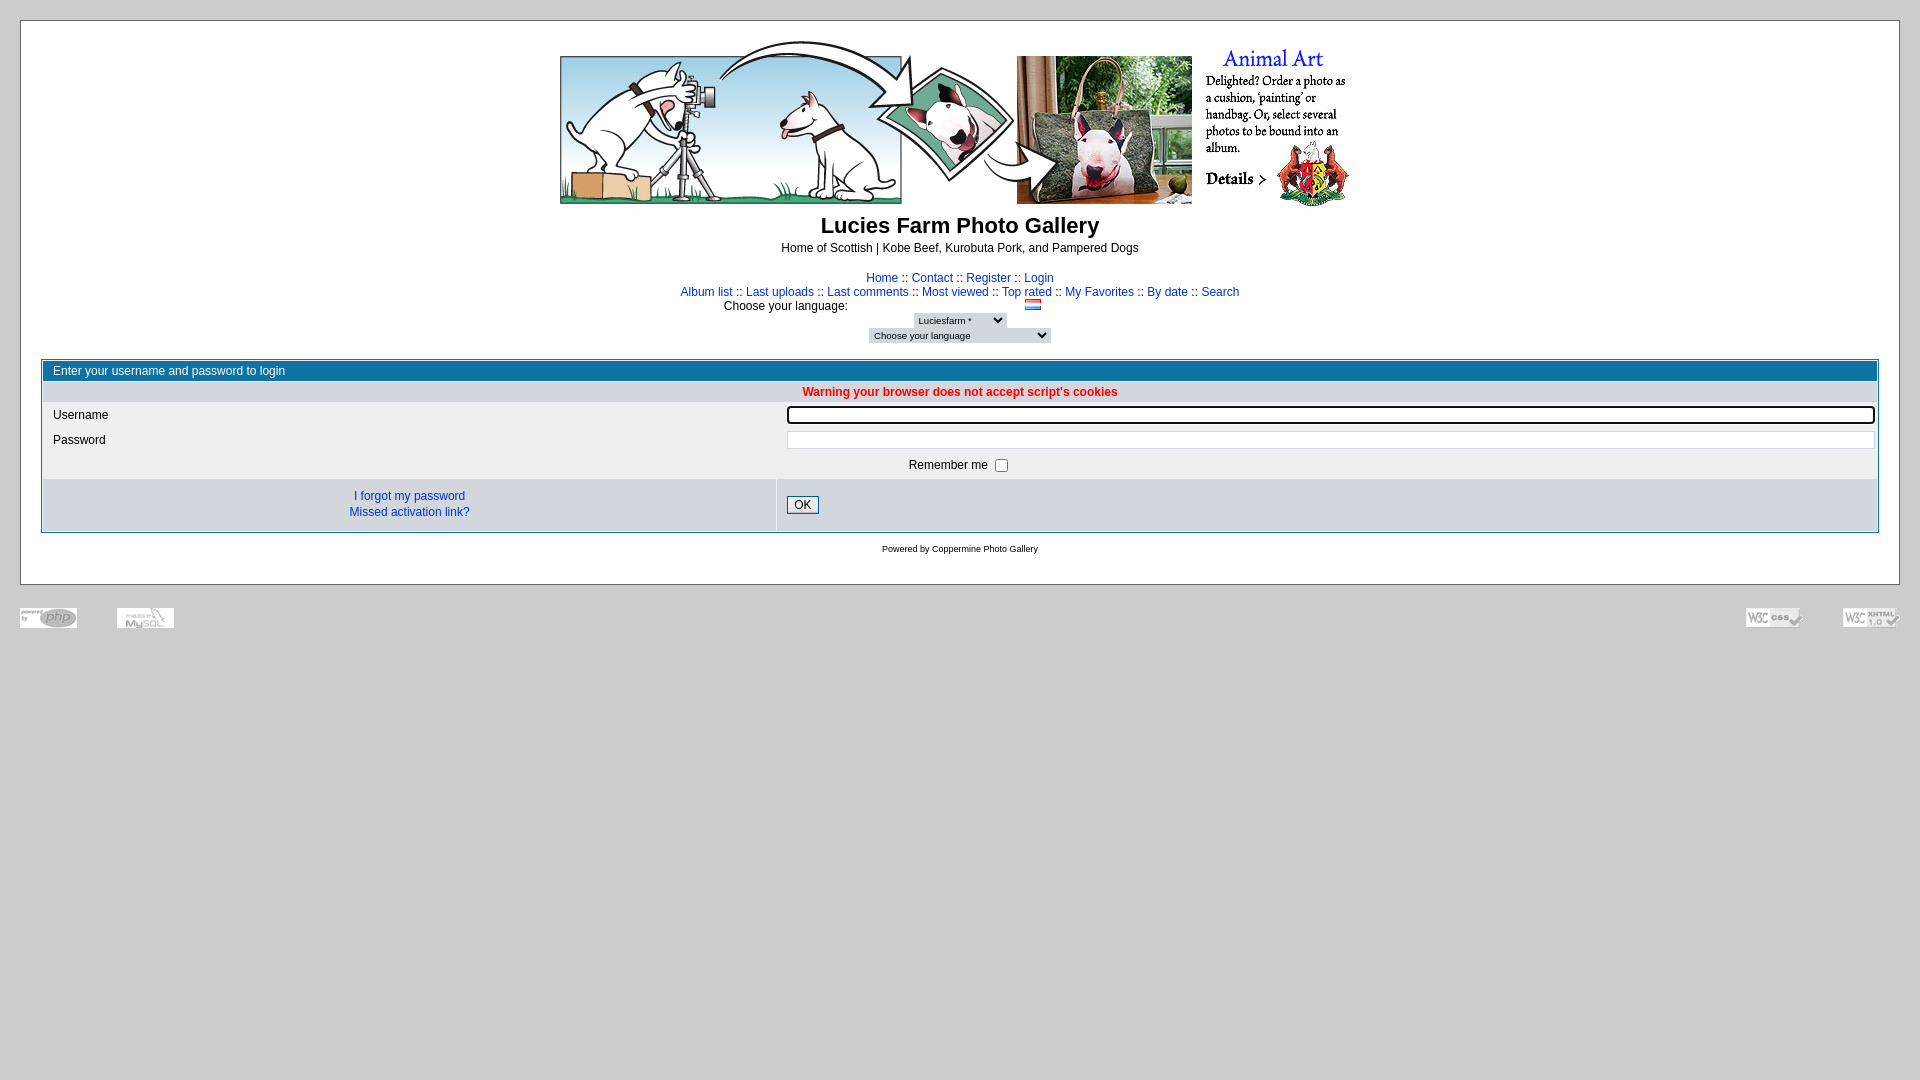 The width and height of the screenshot is (1920, 1080). I want to click on 'By date', so click(1167, 292).